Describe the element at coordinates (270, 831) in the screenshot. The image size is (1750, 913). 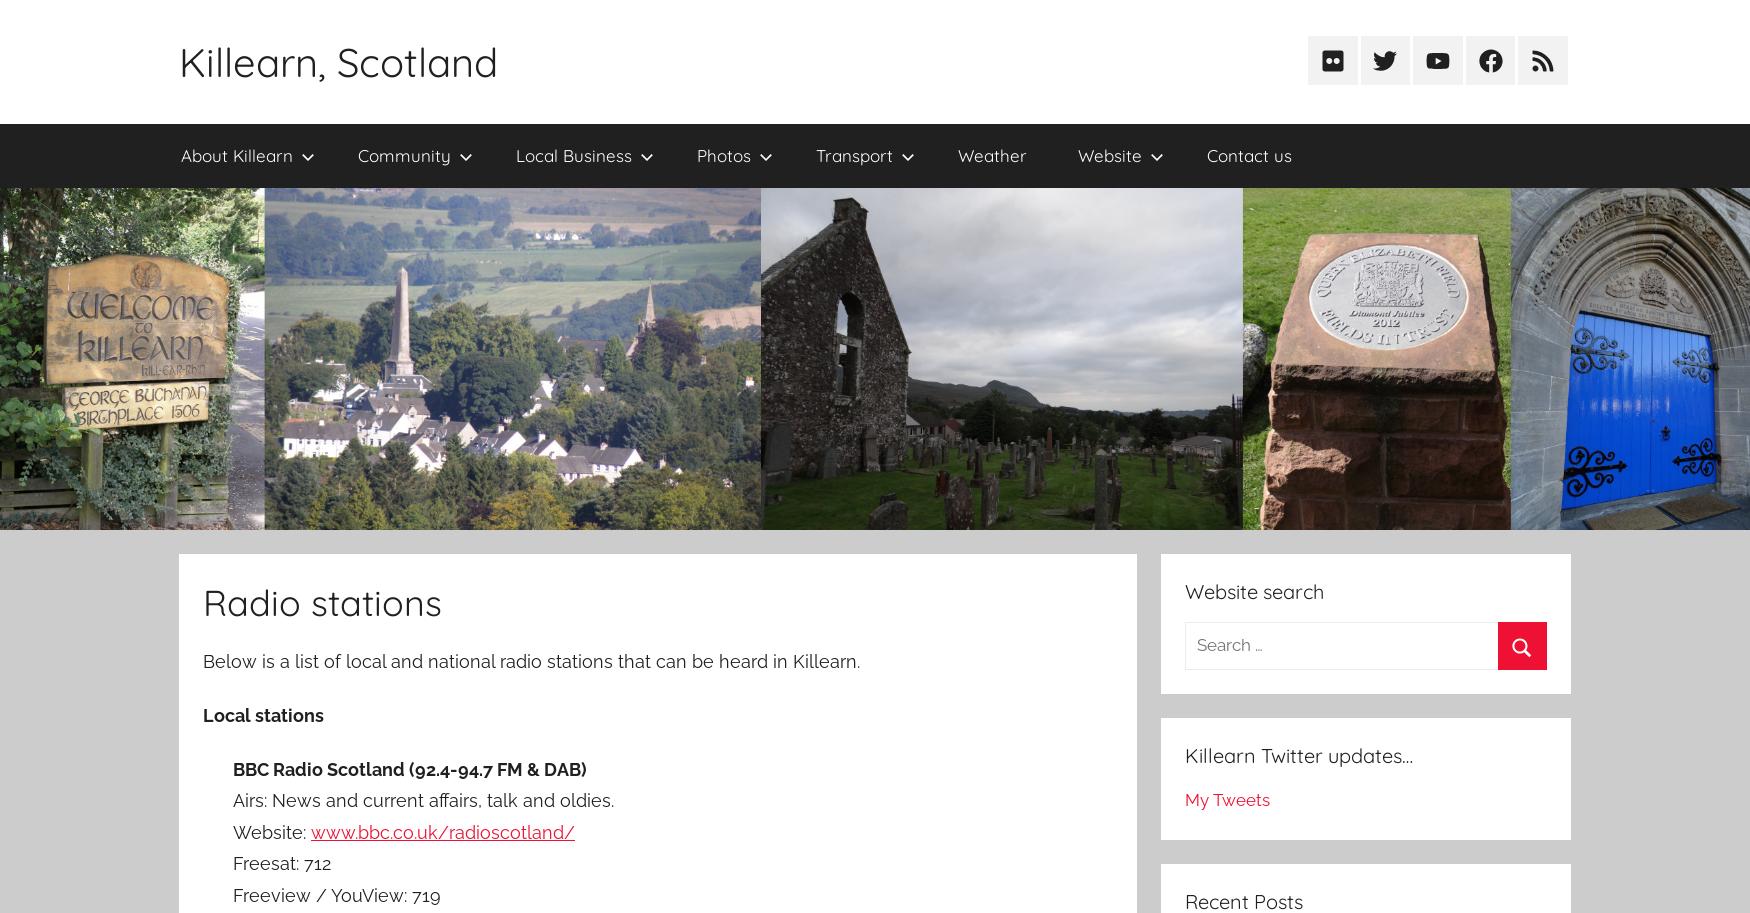
I see `'Website:'` at that location.